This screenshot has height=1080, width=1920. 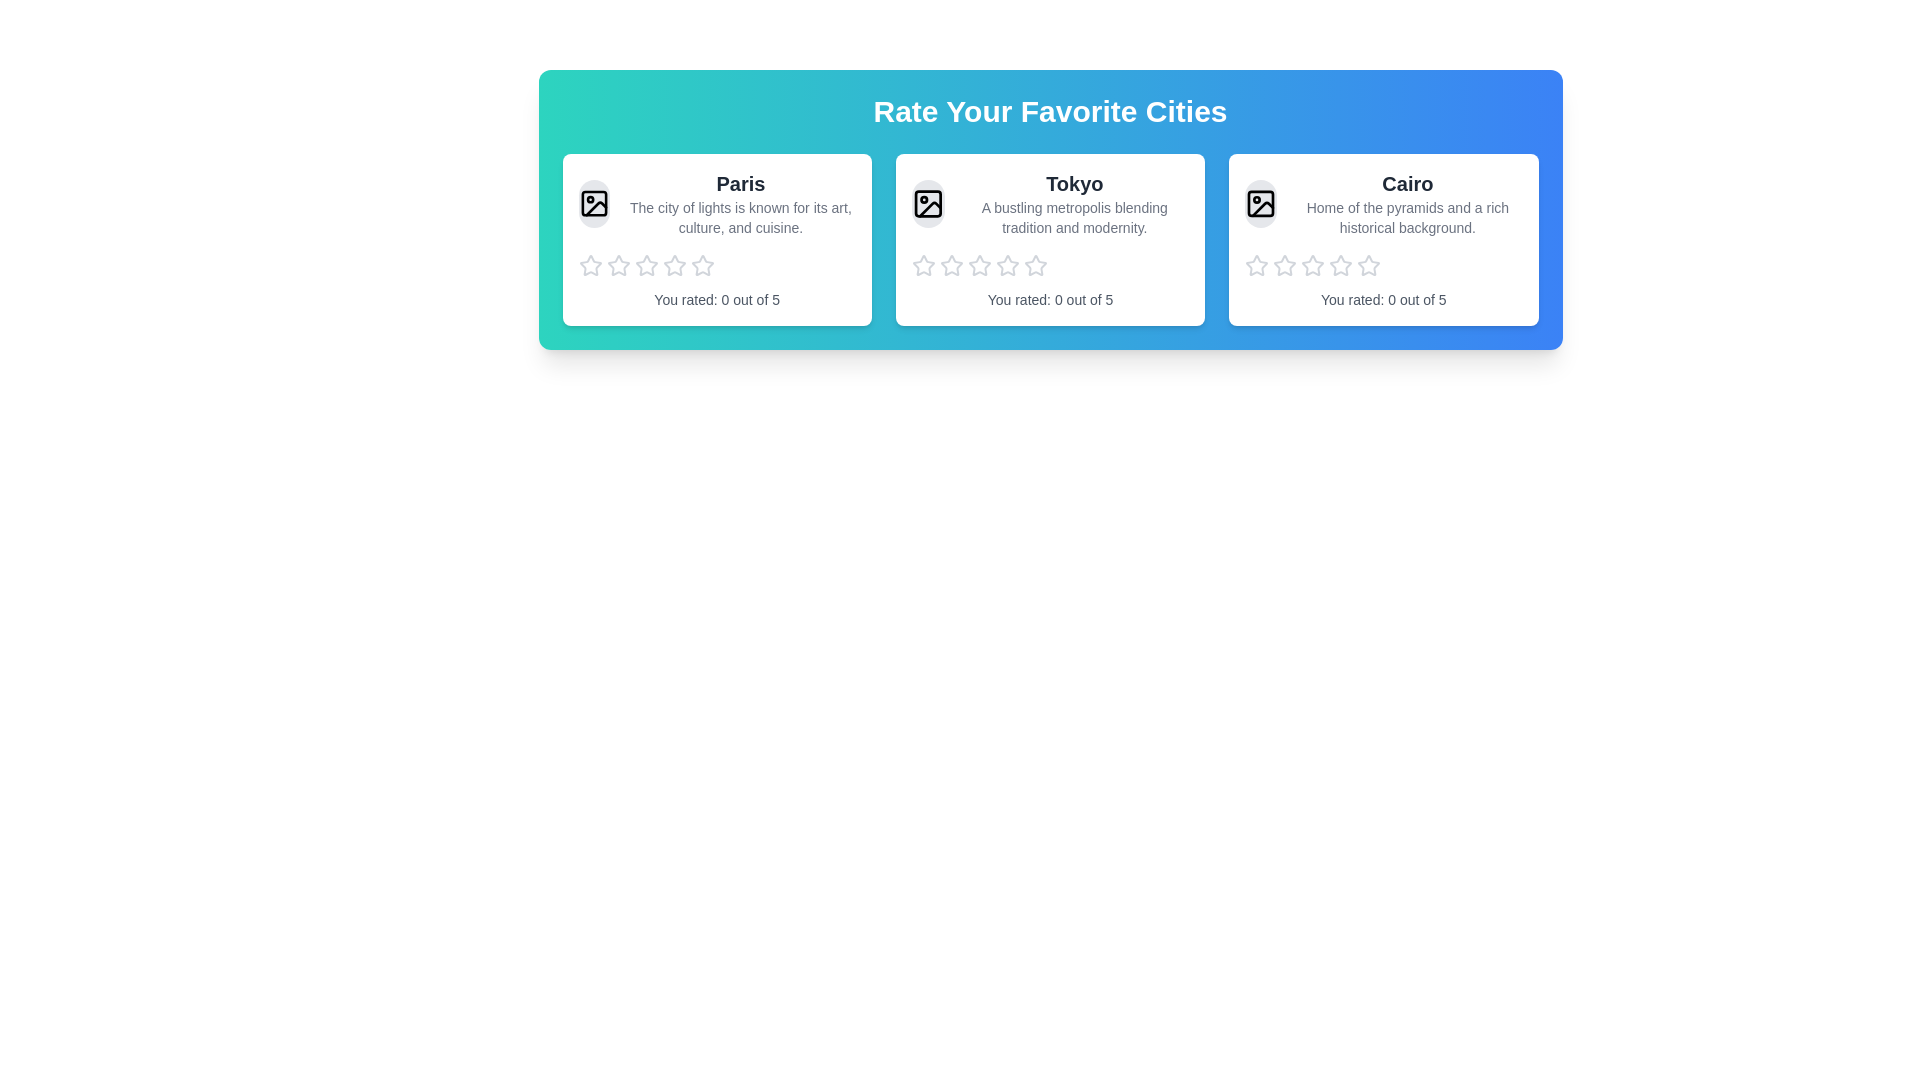 What do you see at coordinates (1382, 265) in the screenshot?
I see `the first star of the Rating control (star-based) located in the 'Cairo' section` at bounding box center [1382, 265].